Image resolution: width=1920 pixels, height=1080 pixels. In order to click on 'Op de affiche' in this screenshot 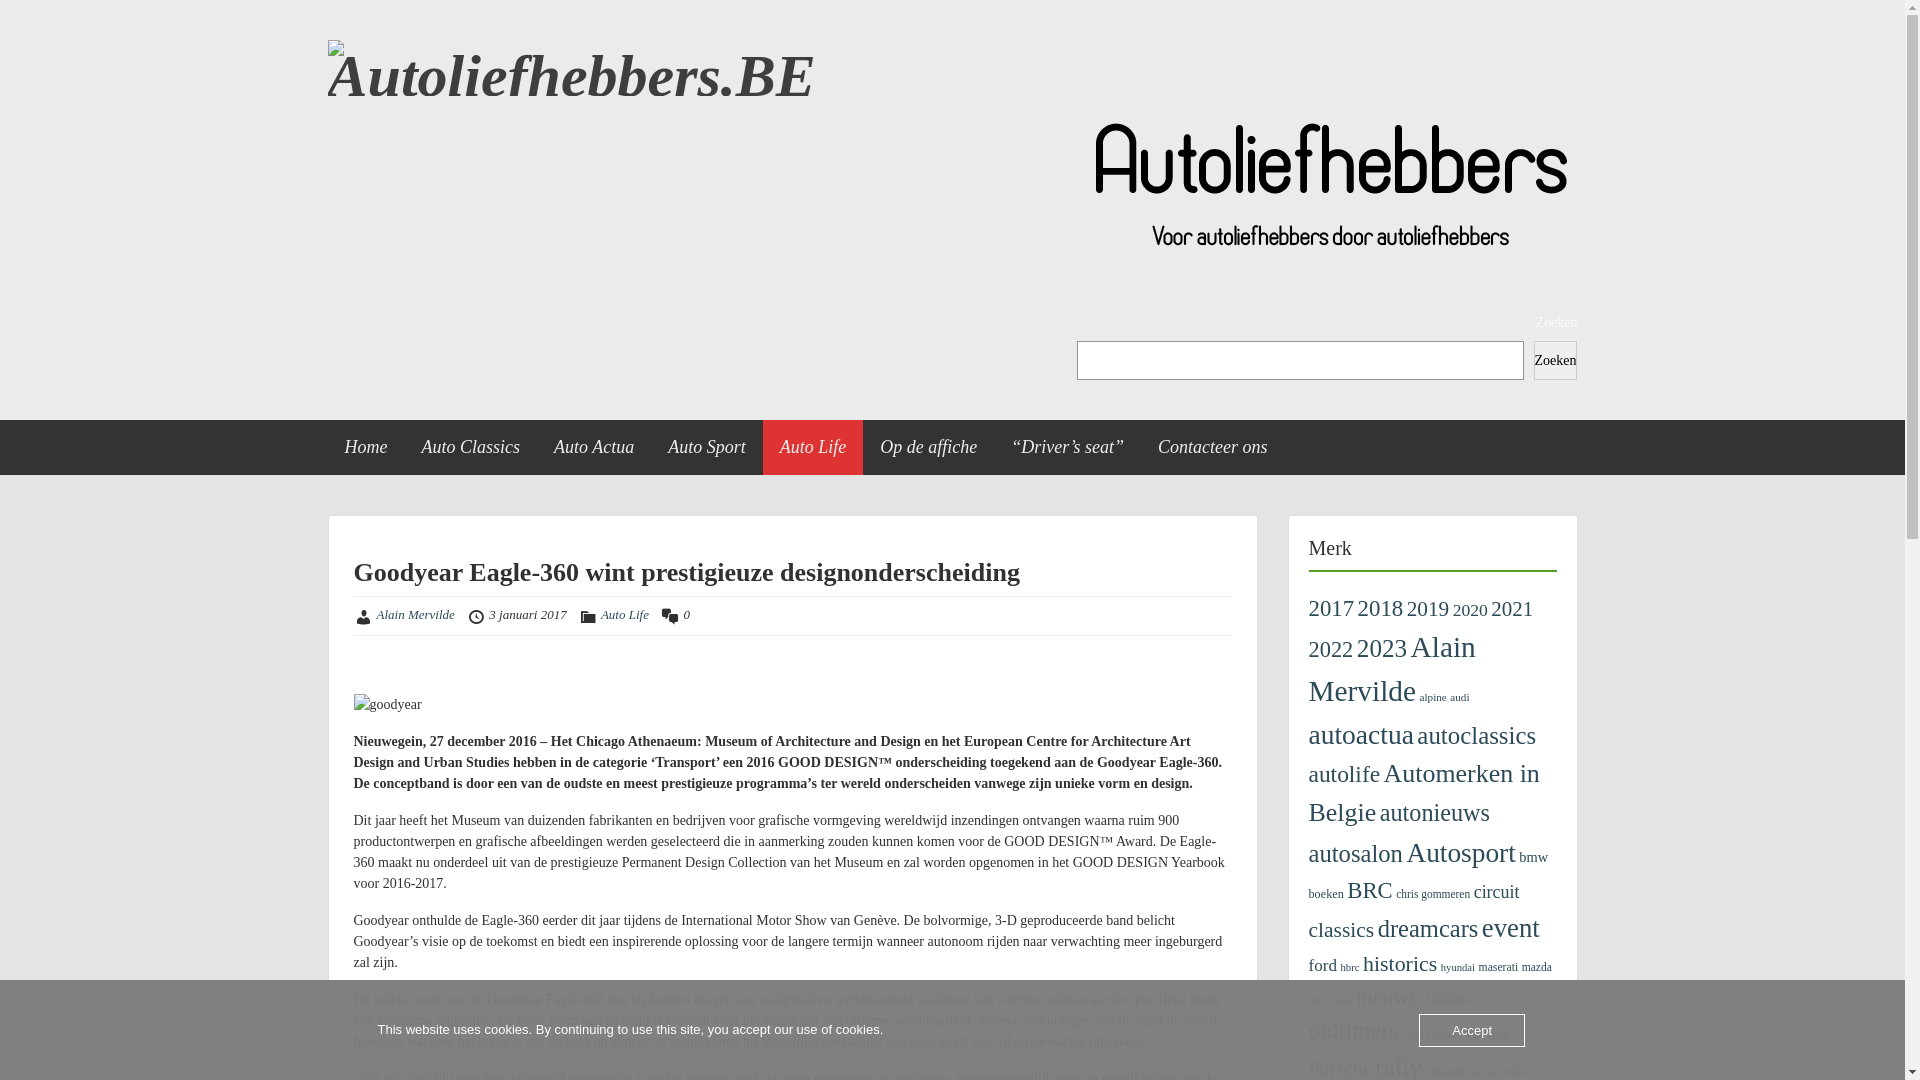, I will do `click(863, 446)`.